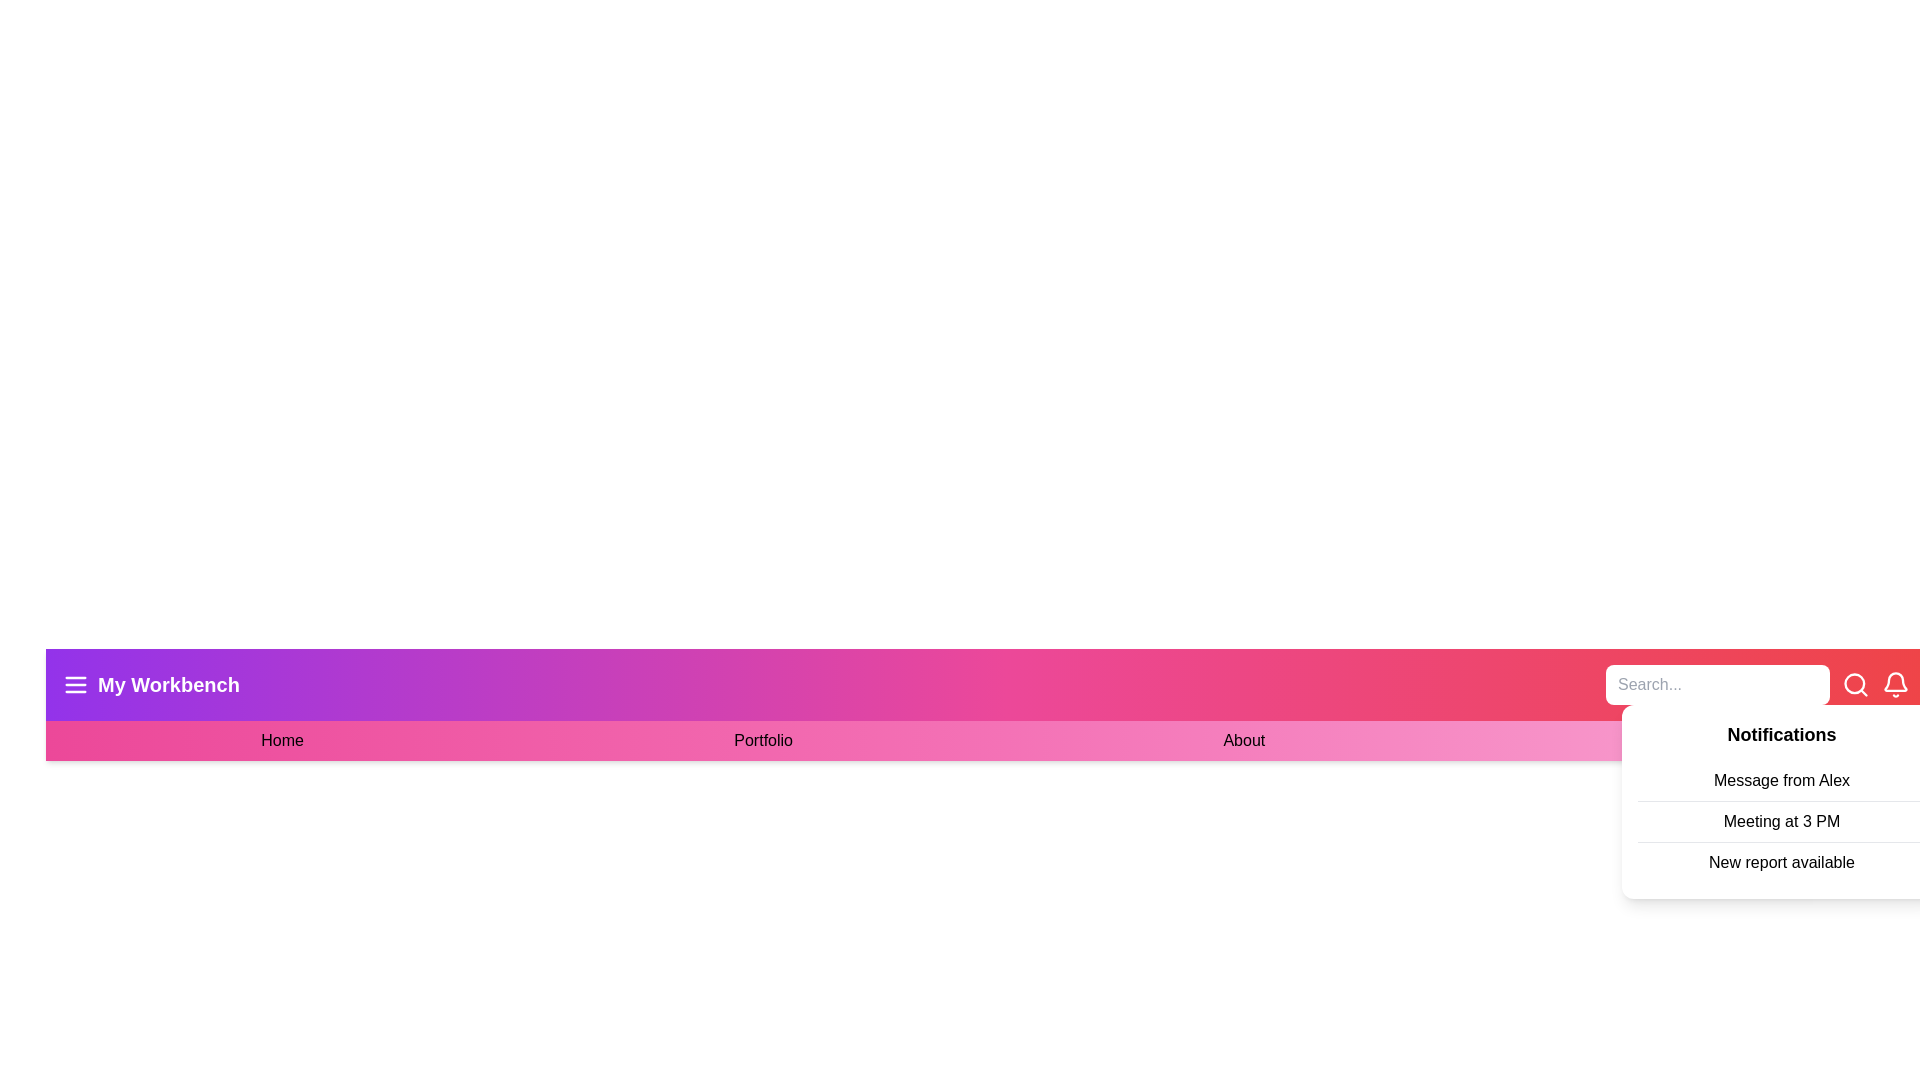 This screenshot has height=1080, width=1920. Describe the element at coordinates (281, 740) in the screenshot. I see `the first navigation Text link that directs users to the homepage or main section of the application` at that location.